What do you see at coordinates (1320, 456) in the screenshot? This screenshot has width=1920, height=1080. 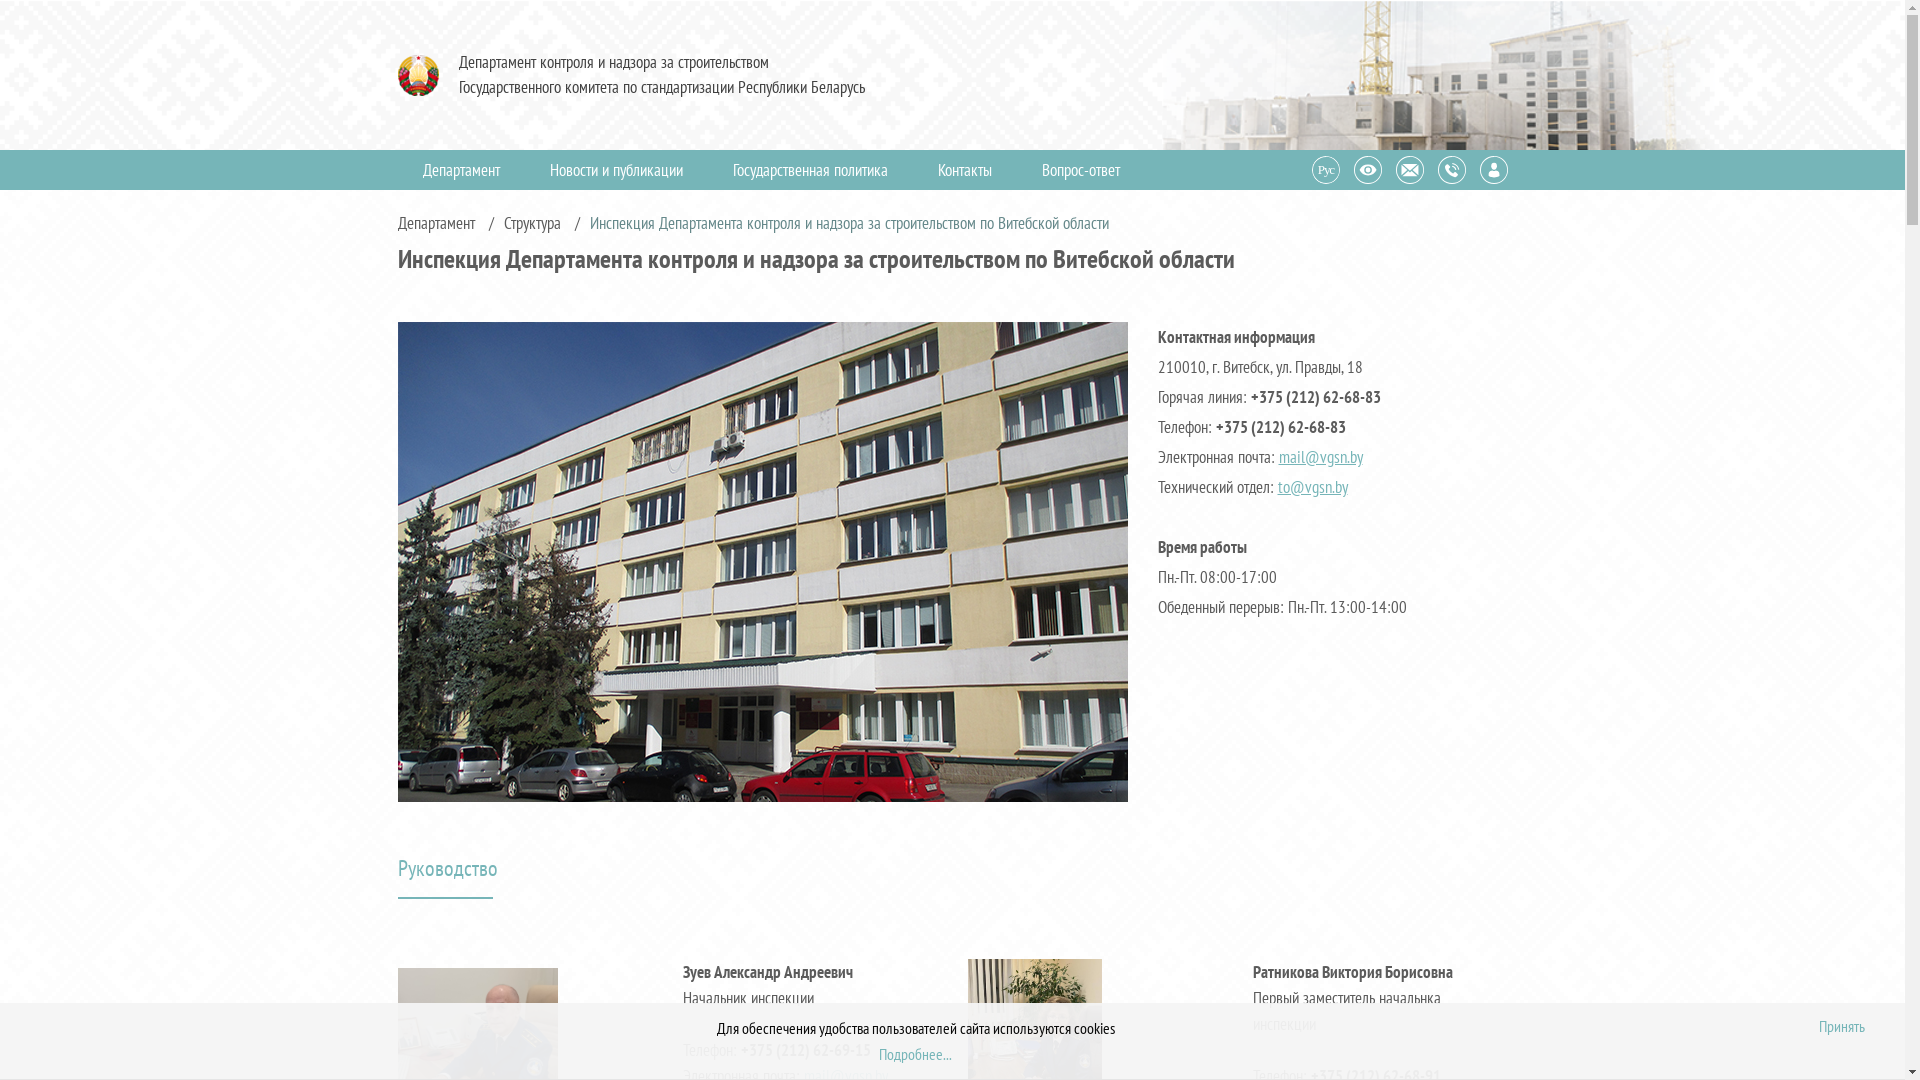 I see `'mail@vgsn.by'` at bounding box center [1320, 456].